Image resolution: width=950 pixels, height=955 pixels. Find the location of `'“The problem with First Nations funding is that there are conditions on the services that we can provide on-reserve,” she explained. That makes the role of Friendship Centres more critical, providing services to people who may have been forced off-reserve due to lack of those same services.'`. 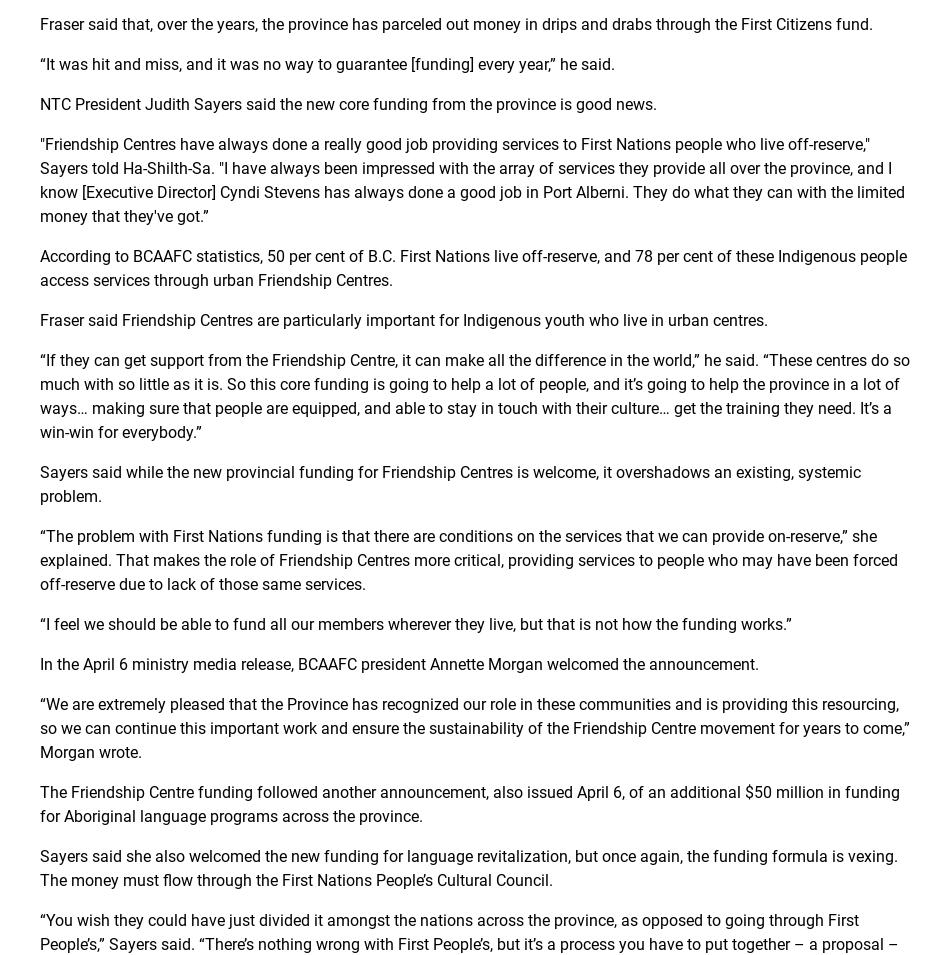

'“The problem with First Nations funding is that there are conditions on the services that we can provide on-reserve,” she explained. That makes the role of Friendship Centres more critical, providing services to people who may have been forced off-reserve due to lack of those same services.' is located at coordinates (468, 560).